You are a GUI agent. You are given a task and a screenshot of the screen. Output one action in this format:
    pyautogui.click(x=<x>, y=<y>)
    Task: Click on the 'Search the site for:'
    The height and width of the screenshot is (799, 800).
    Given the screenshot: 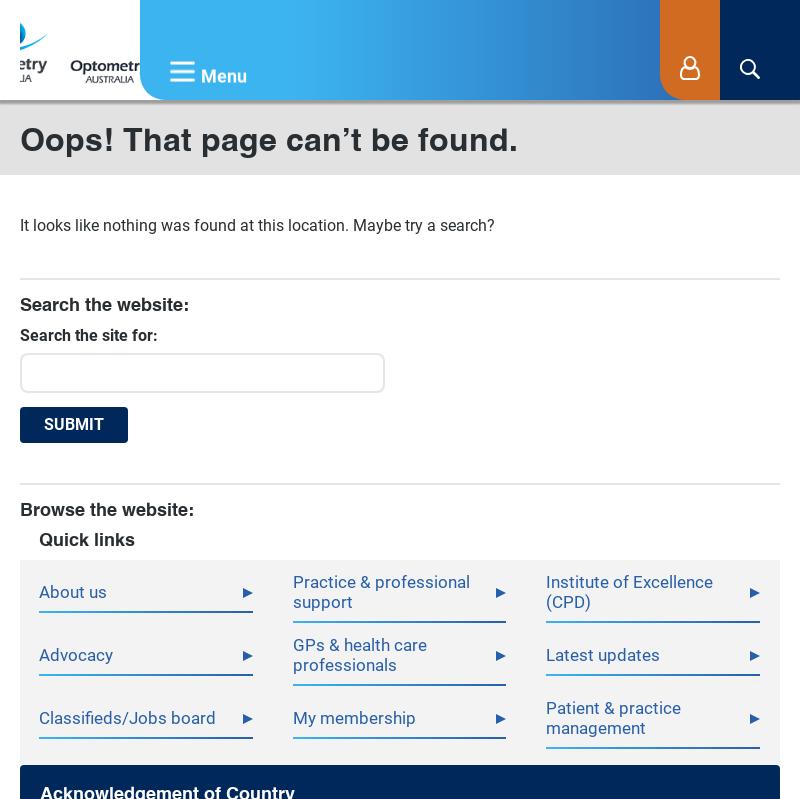 What is the action you would take?
    pyautogui.click(x=89, y=335)
    